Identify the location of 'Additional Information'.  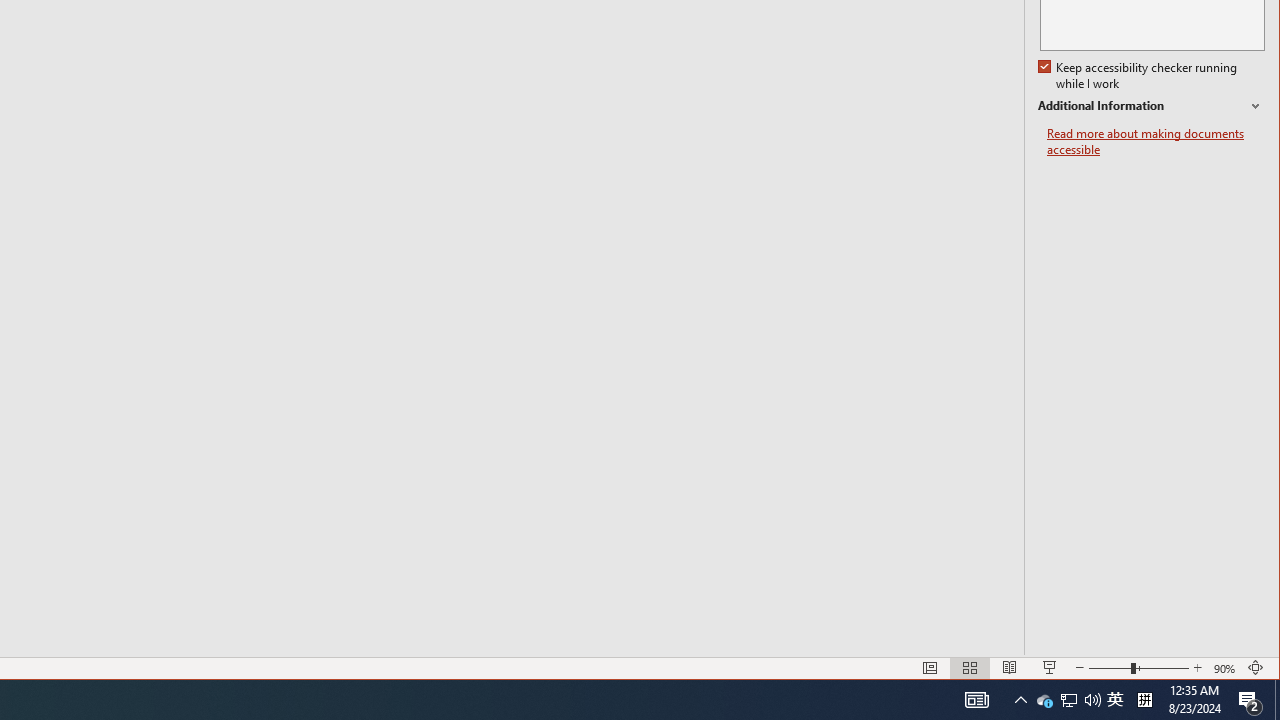
(1151, 106).